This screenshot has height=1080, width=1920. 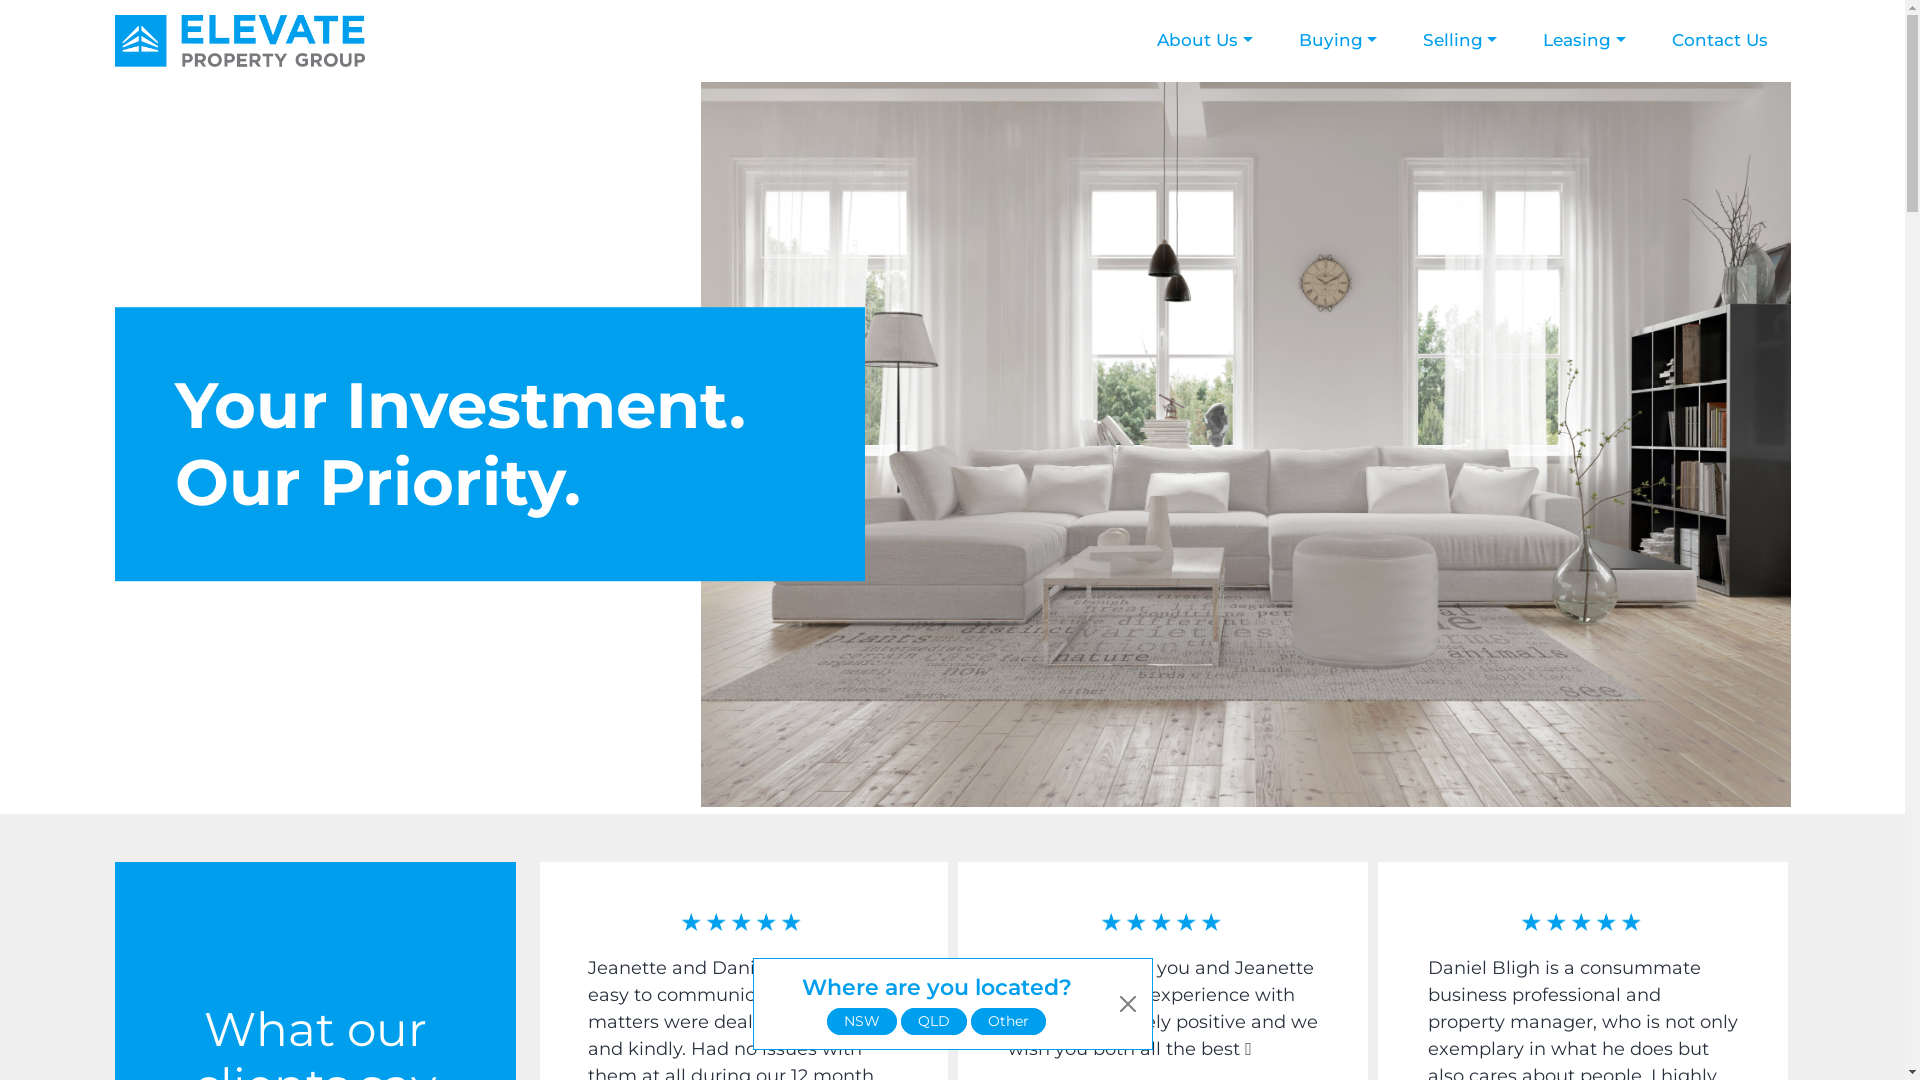 I want to click on 'Buying', so click(x=1338, y=41).